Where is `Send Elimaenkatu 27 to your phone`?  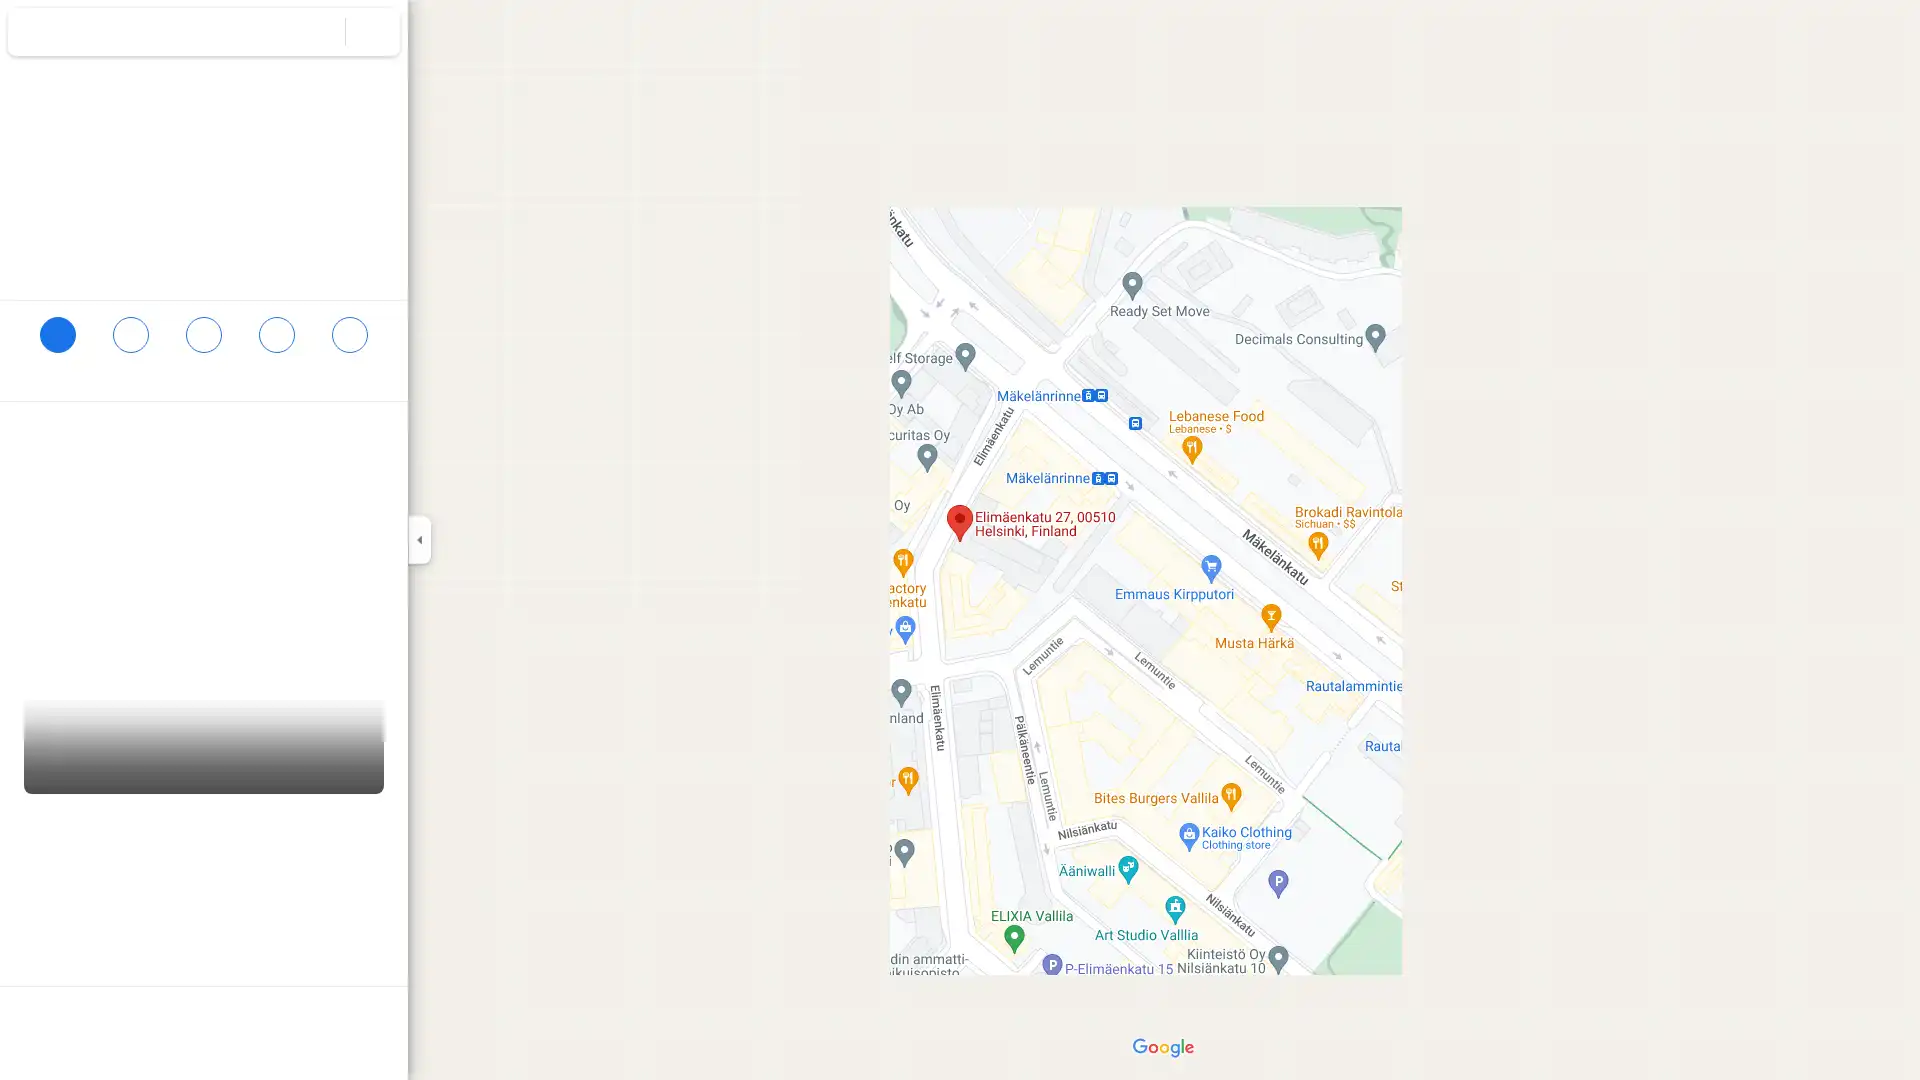
Send Elimaenkatu 27 to your phone is located at coordinates (275, 350).